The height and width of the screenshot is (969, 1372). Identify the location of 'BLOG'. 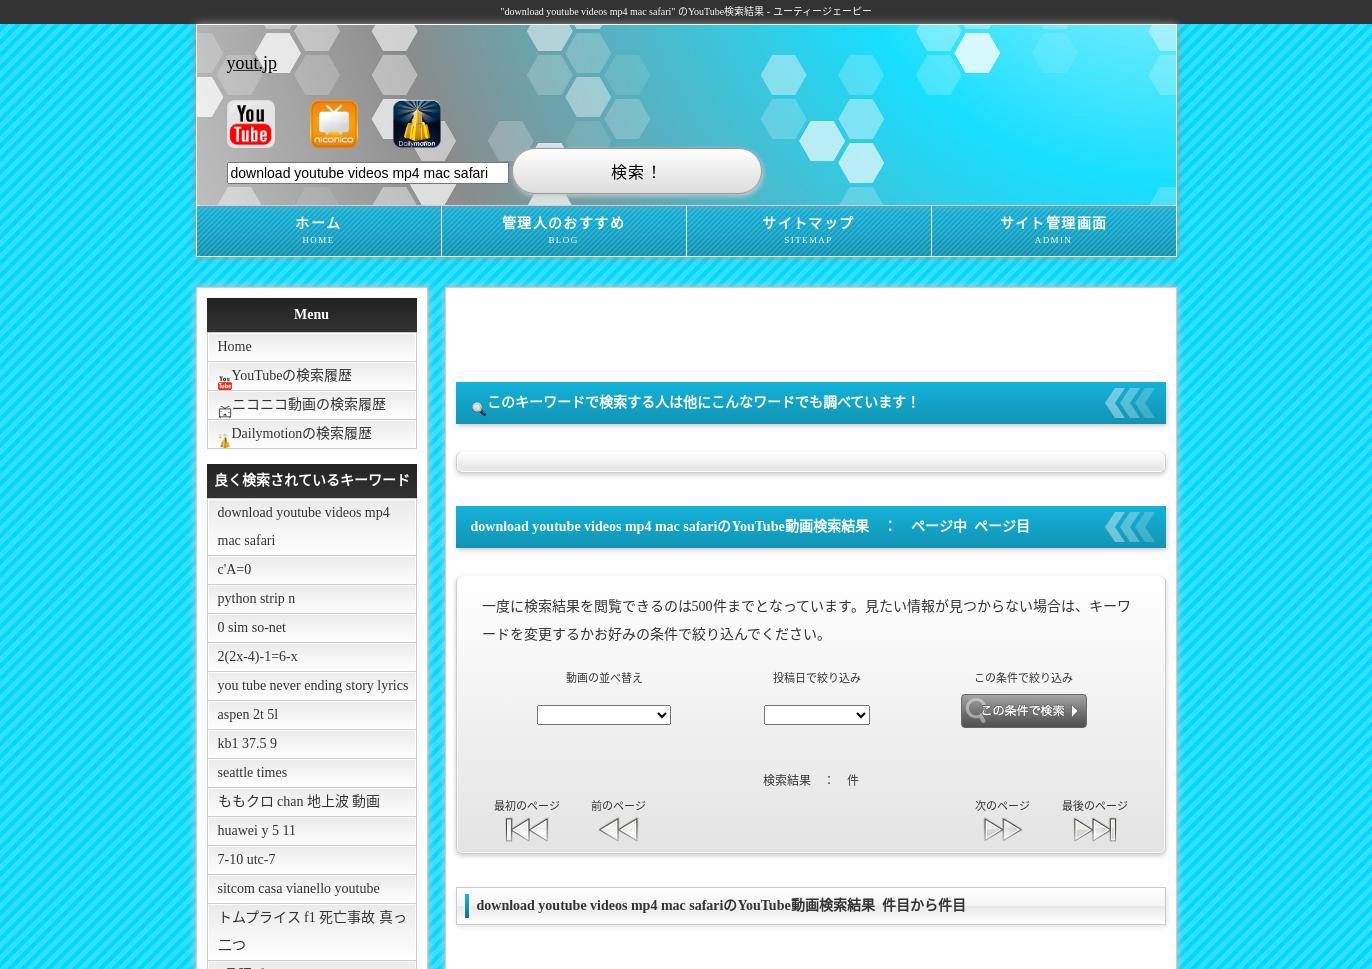
(562, 237).